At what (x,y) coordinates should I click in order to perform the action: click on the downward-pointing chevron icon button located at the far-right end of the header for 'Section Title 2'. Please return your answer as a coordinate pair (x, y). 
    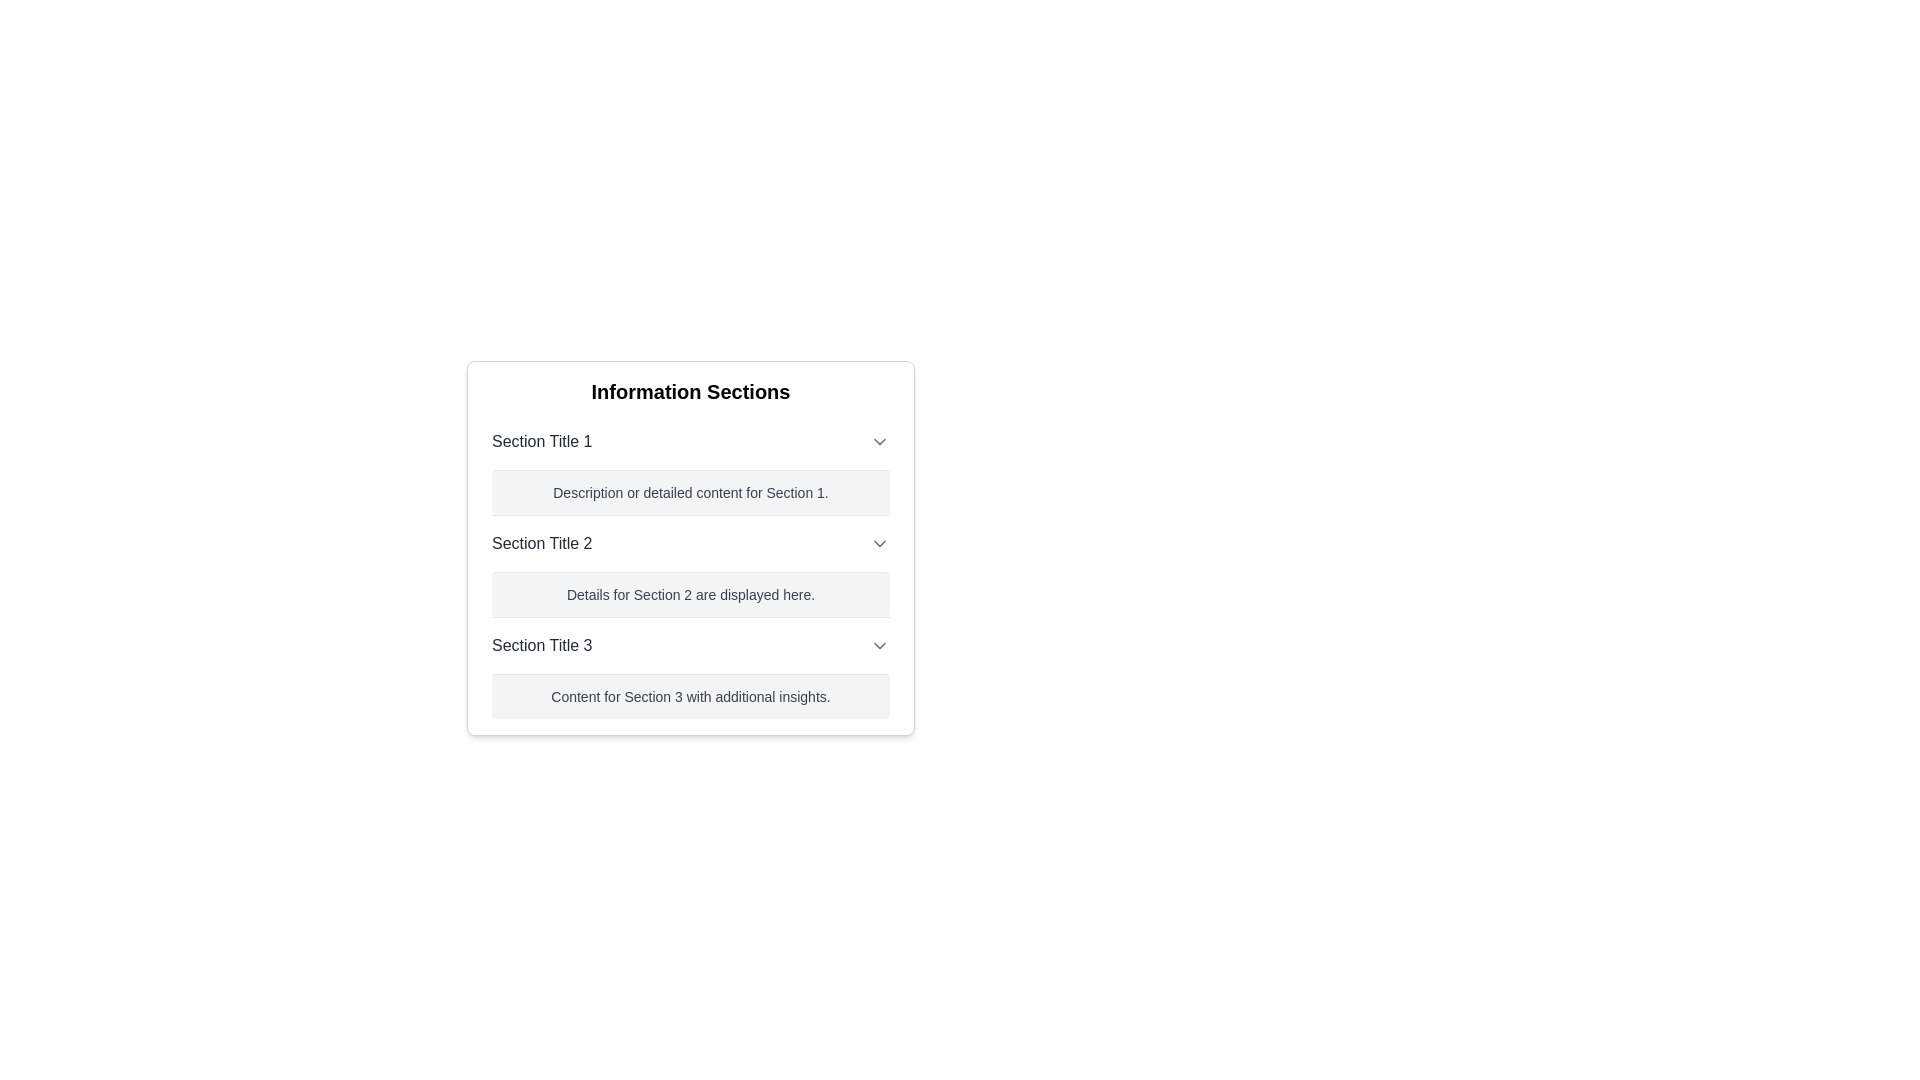
    Looking at the image, I should click on (879, 543).